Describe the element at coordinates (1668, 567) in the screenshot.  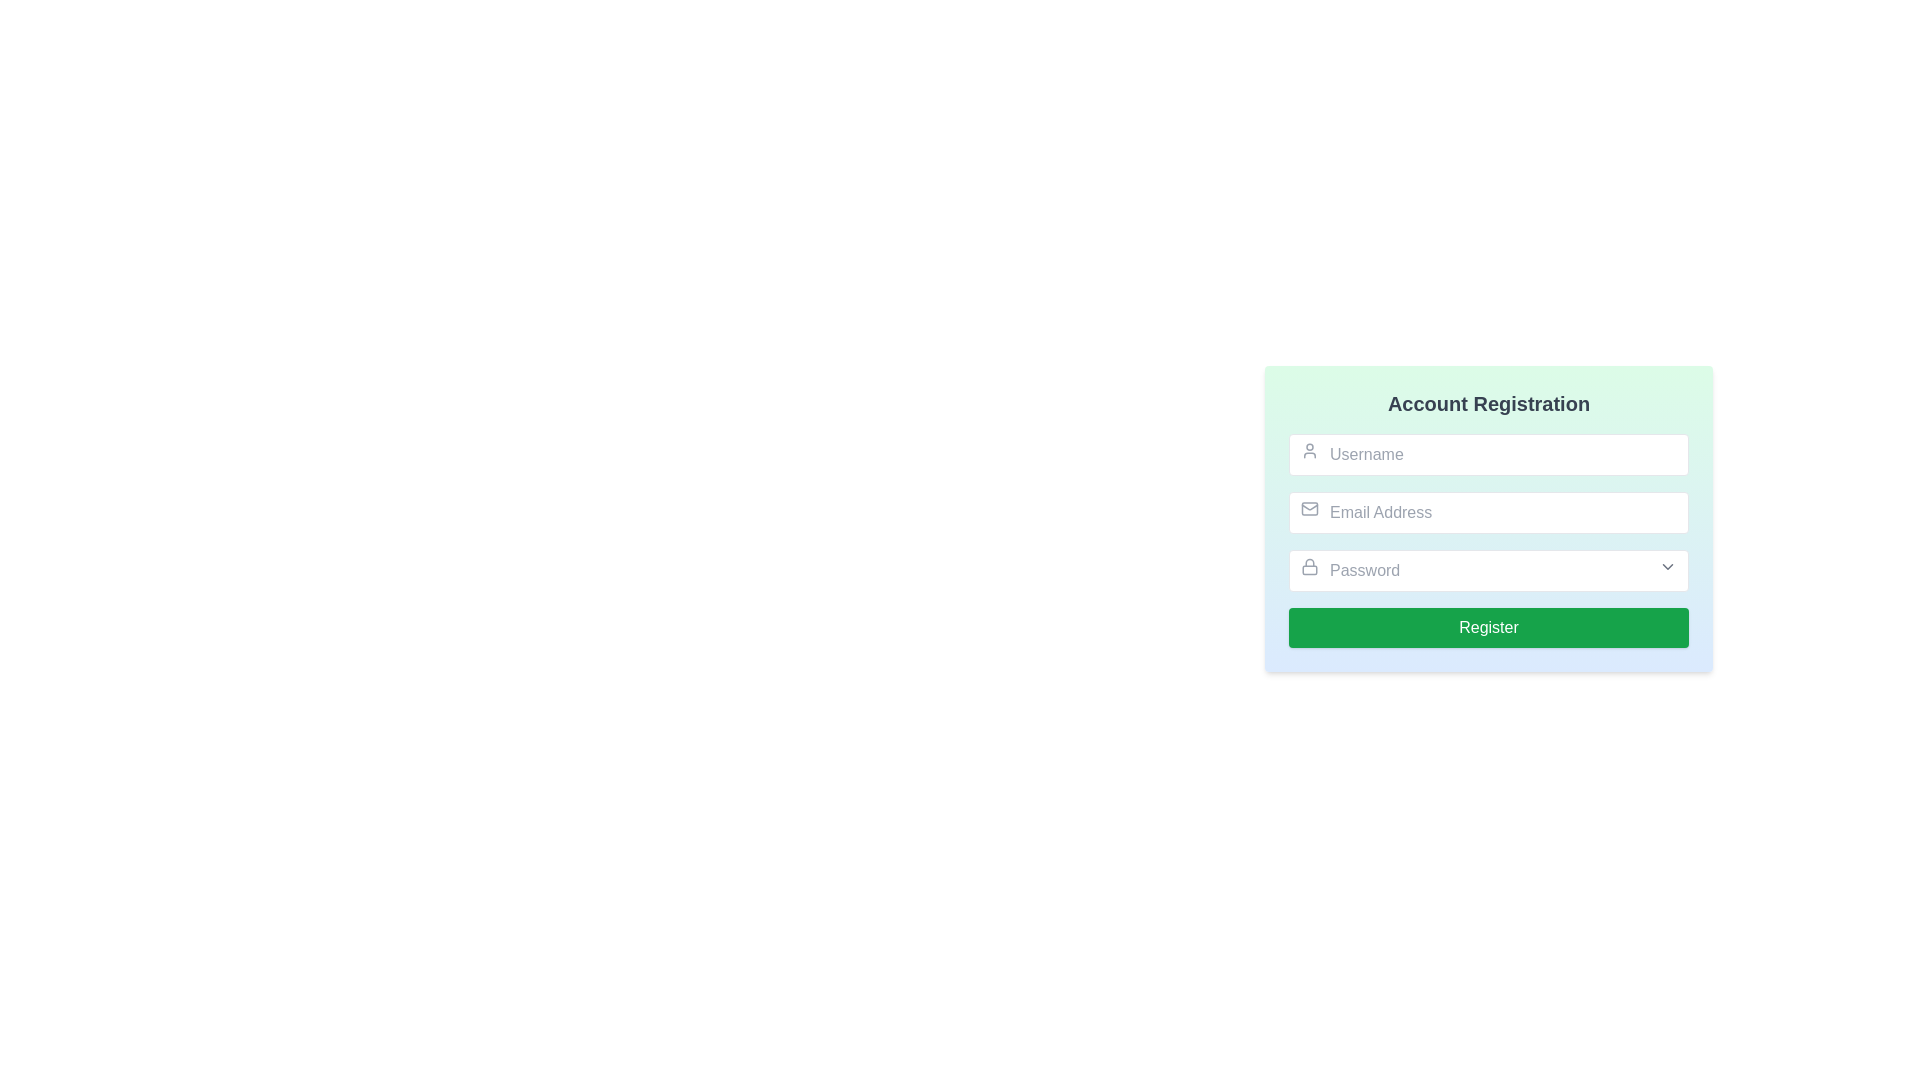
I see `the downward-pointing chevron button located at the right side of the password input field` at that location.